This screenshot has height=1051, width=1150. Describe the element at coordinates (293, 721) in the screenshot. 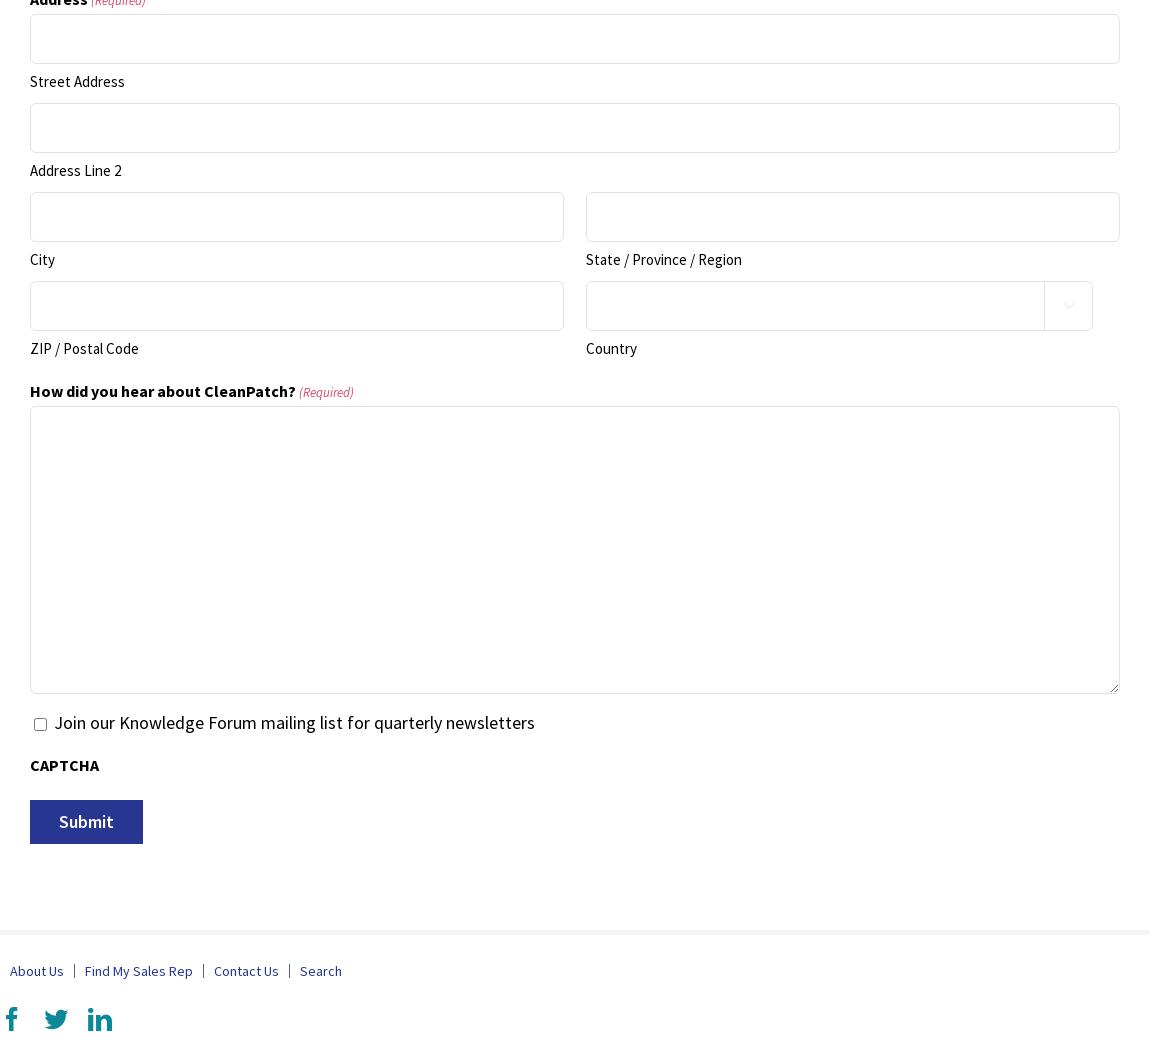

I see `'Join our Knowledge Forum mailing list for quarterly newsletters'` at that location.